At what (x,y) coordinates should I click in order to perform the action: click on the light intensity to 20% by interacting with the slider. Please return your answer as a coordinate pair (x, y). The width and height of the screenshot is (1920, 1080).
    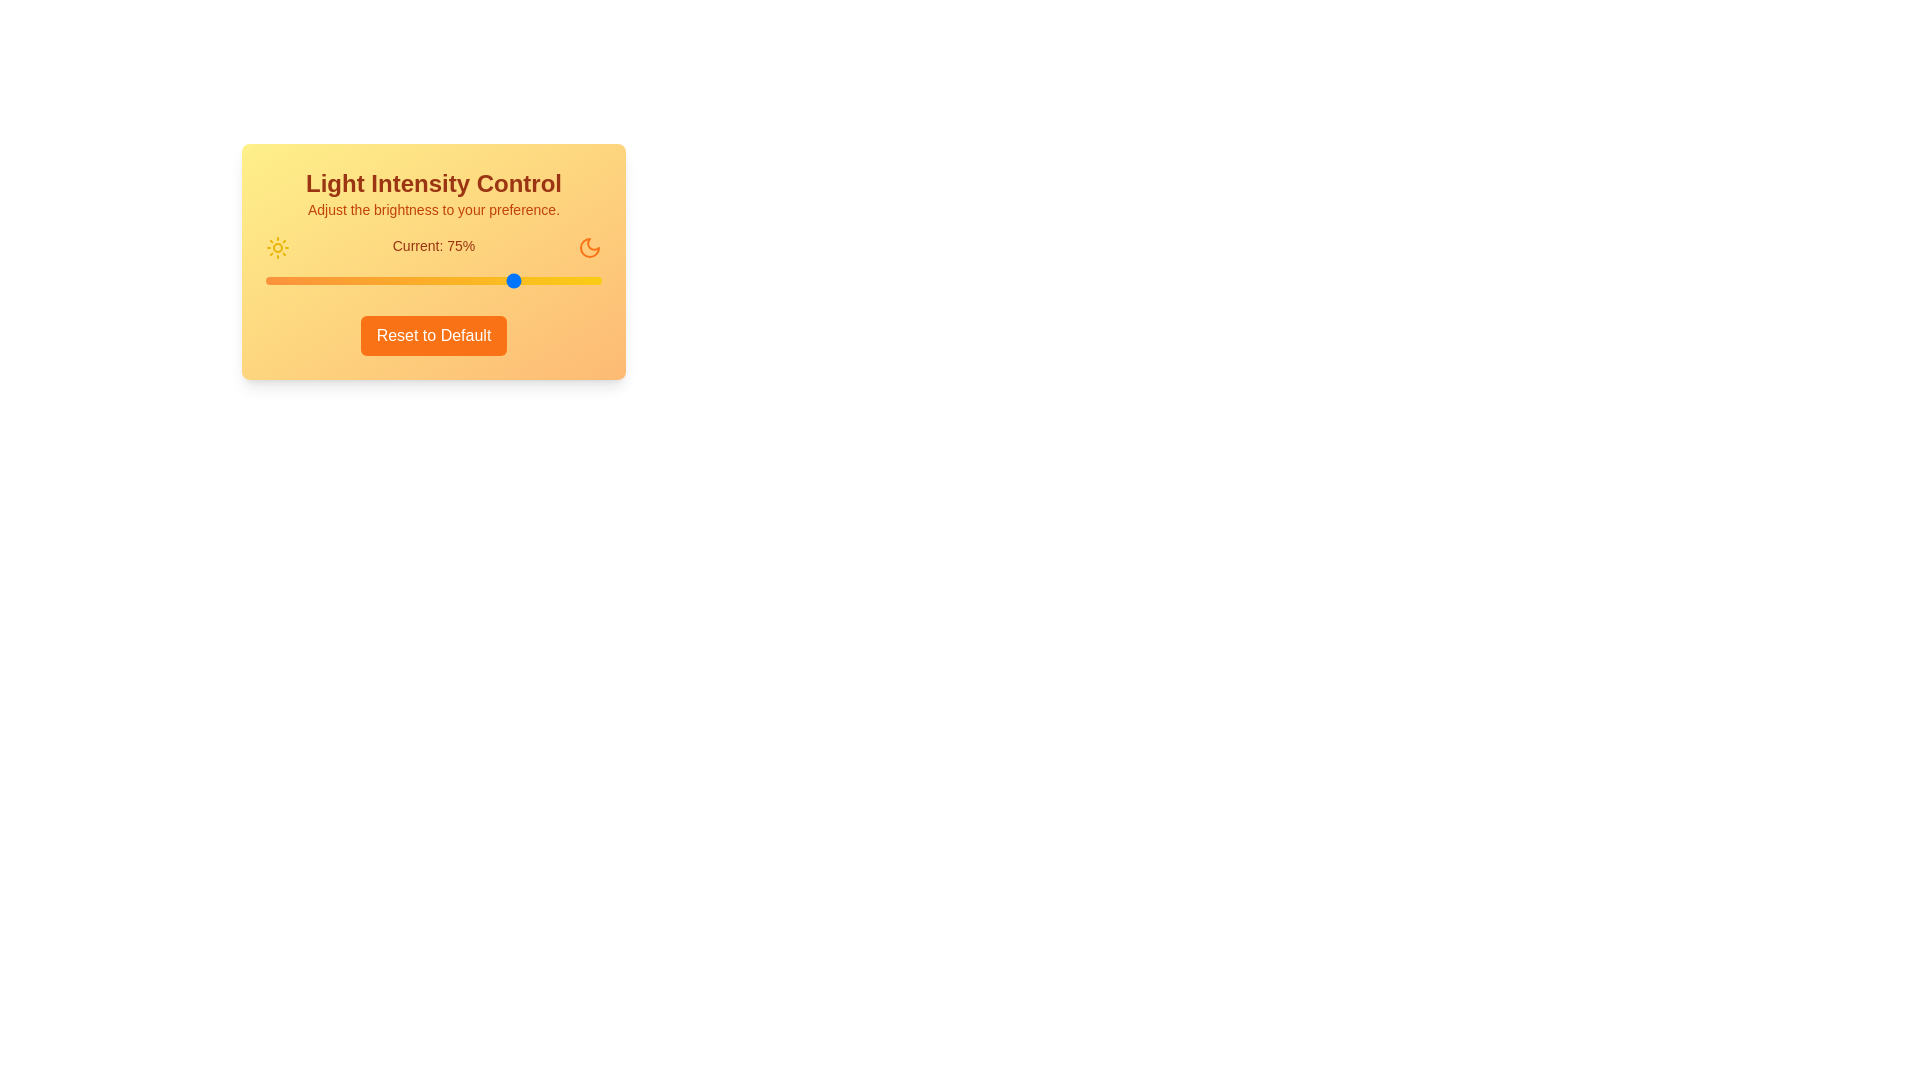
    Looking at the image, I should click on (333, 281).